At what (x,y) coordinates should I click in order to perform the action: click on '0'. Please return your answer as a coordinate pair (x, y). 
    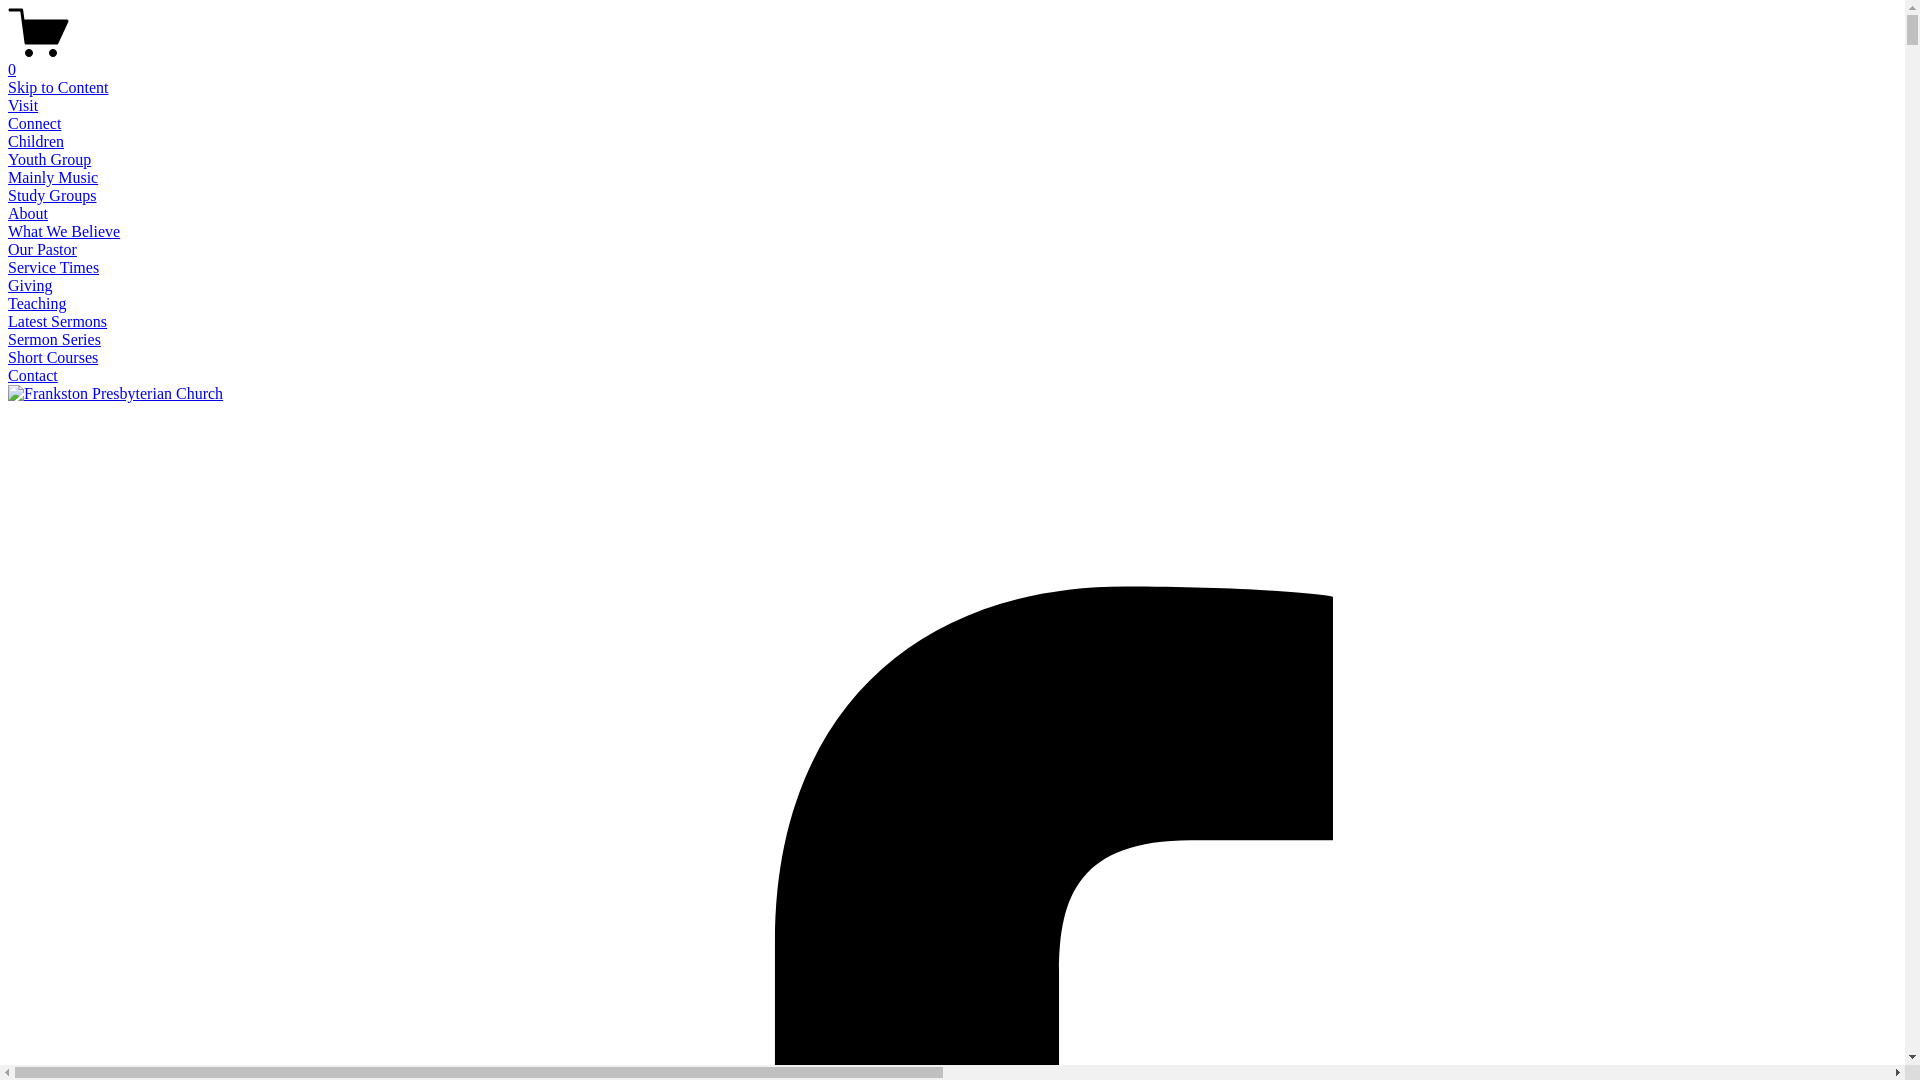
    Looking at the image, I should click on (951, 60).